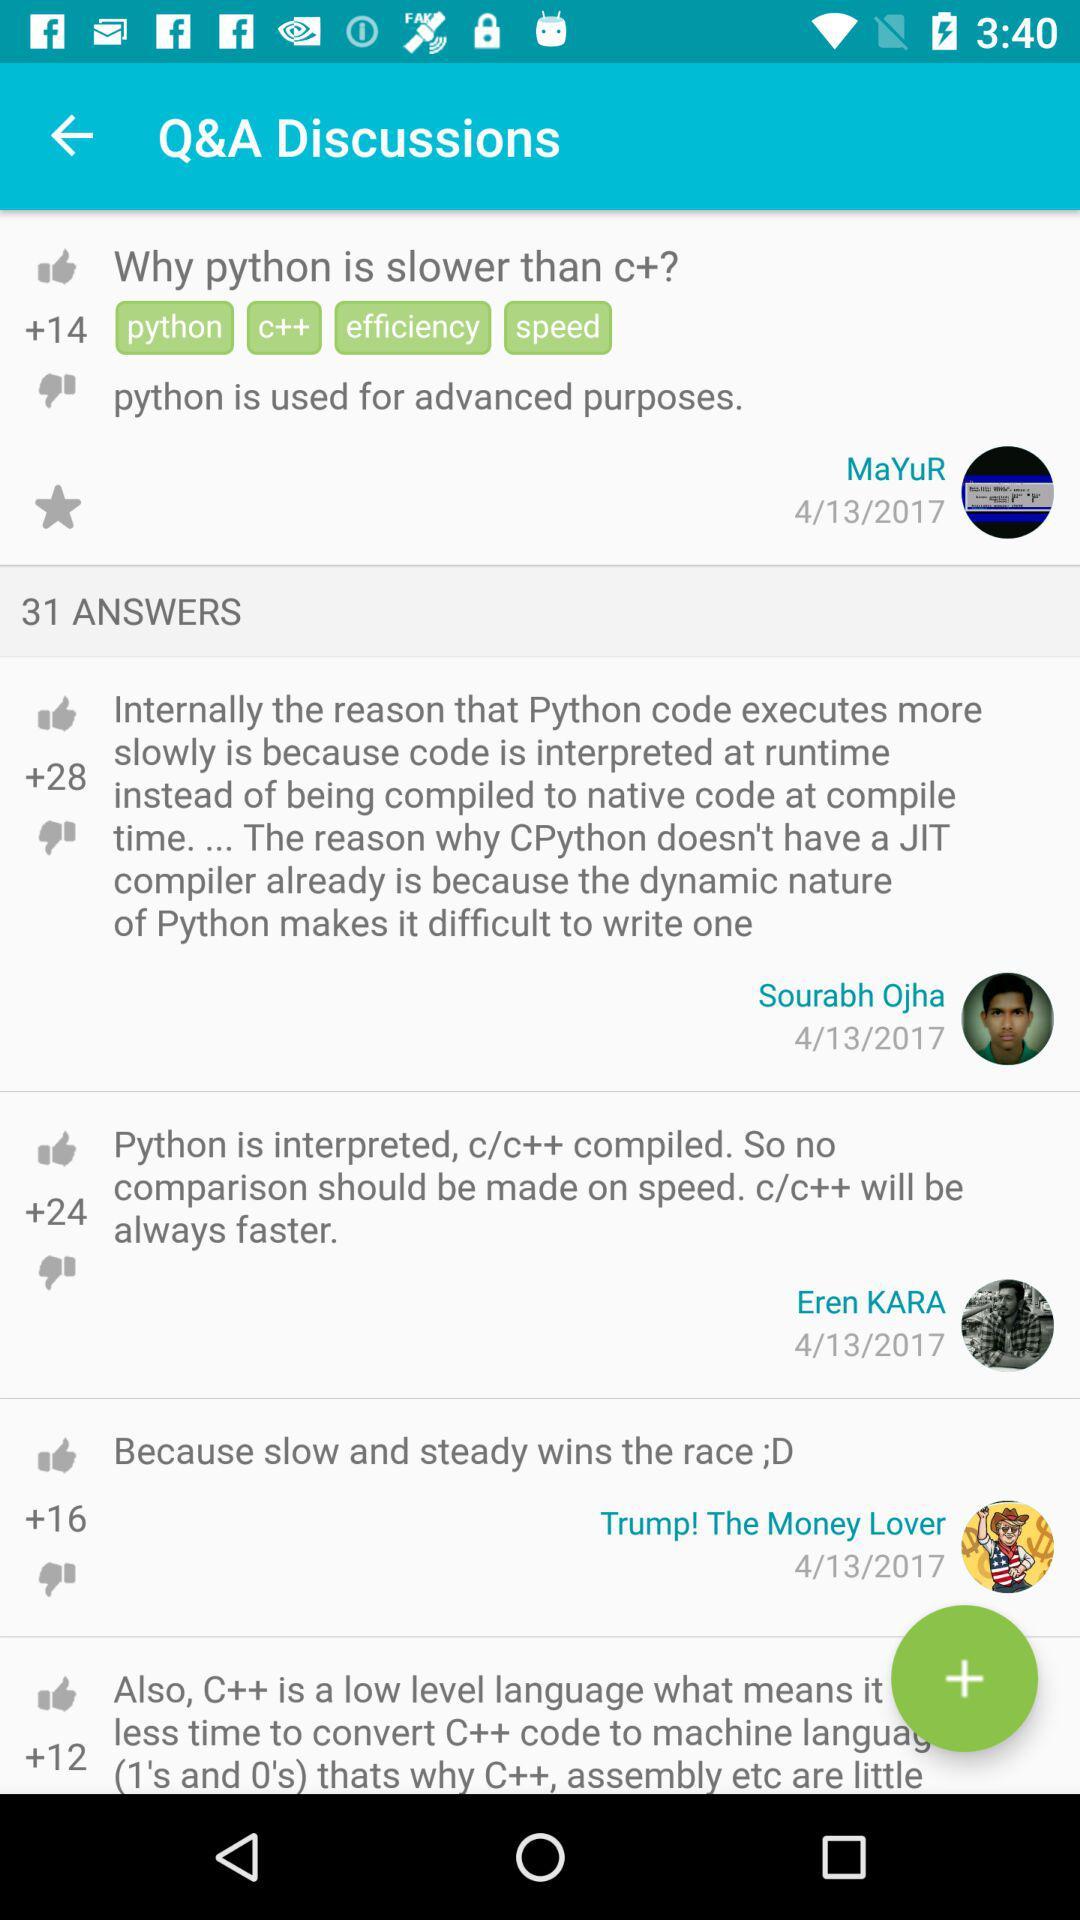 This screenshot has width=1080, height=1920. What do you see at coordinates (55, 390) in the screenshot?
I see `dislike/ downvote` at bounding box center [55, 390].